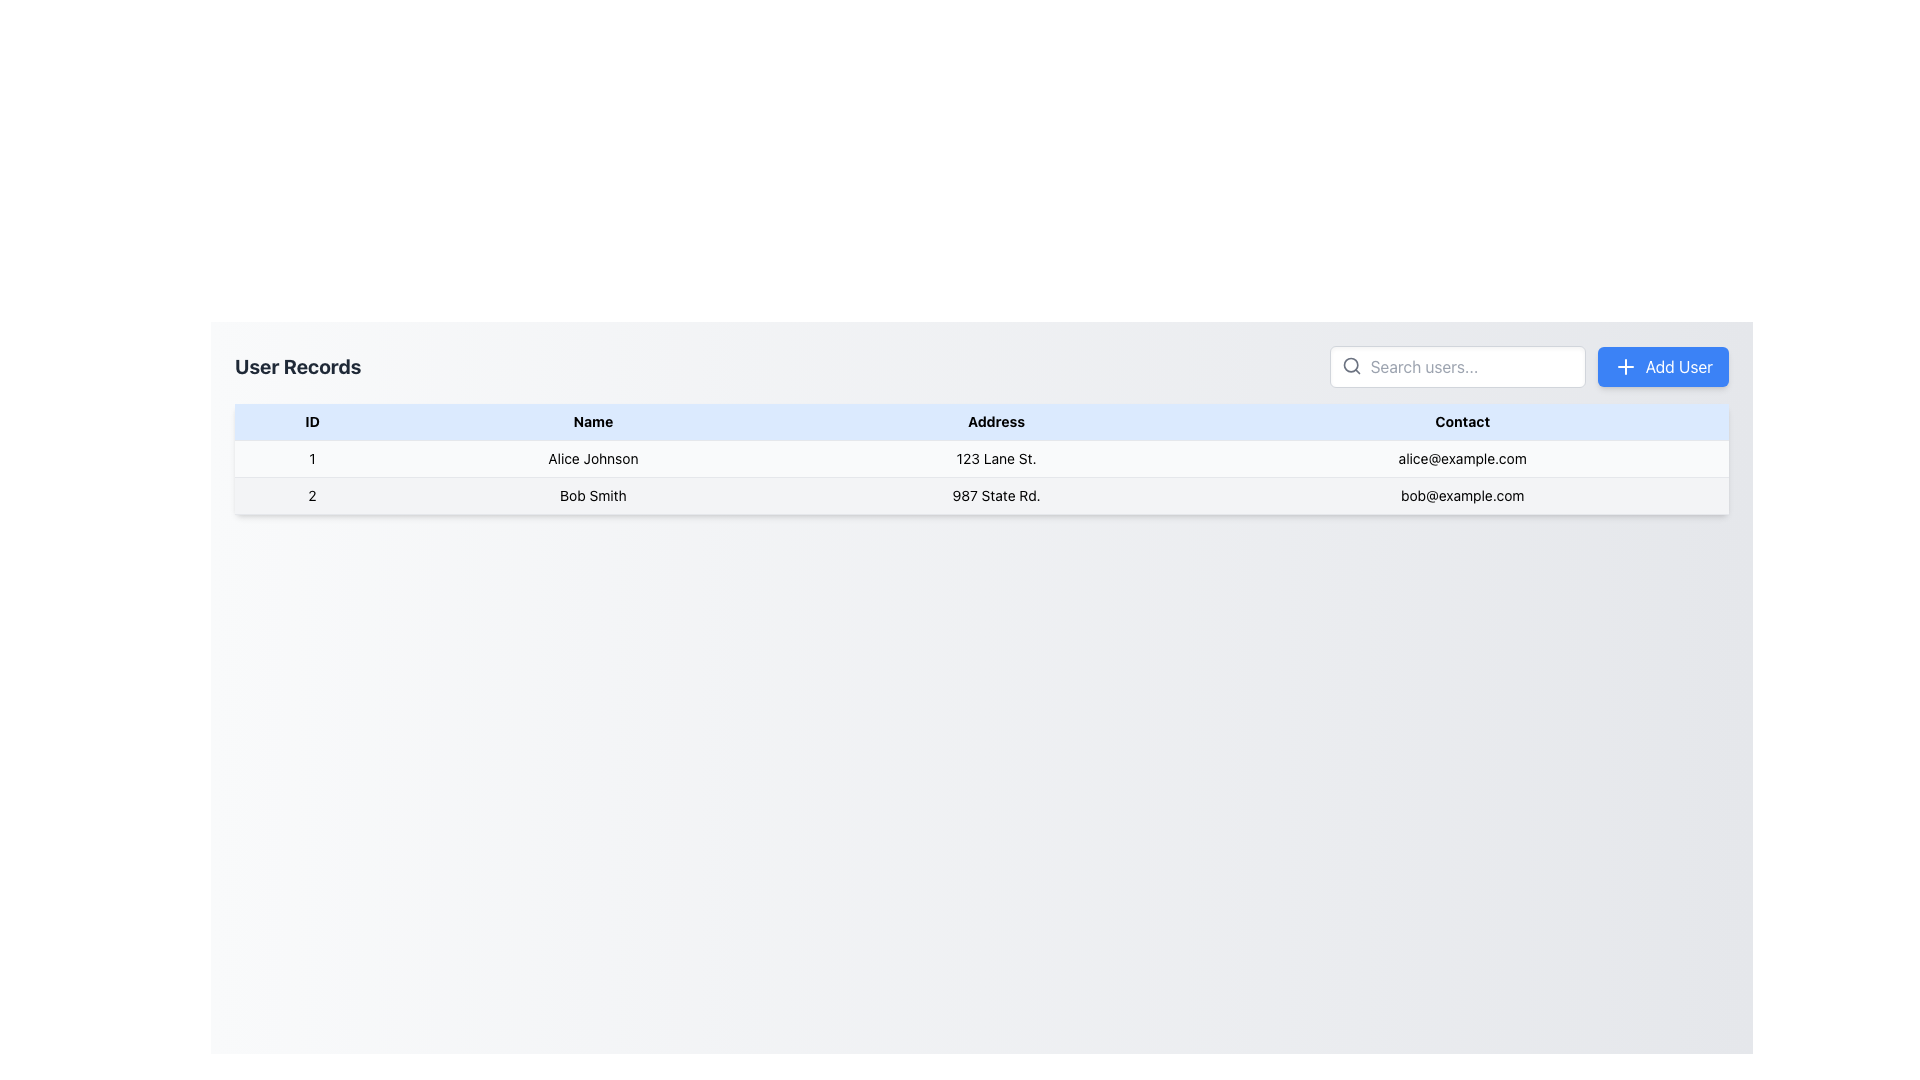 Image resolution: width=1920 pixels, height=1080 pixels. I want to click on the first table row displaying user records, so click(982, 459).